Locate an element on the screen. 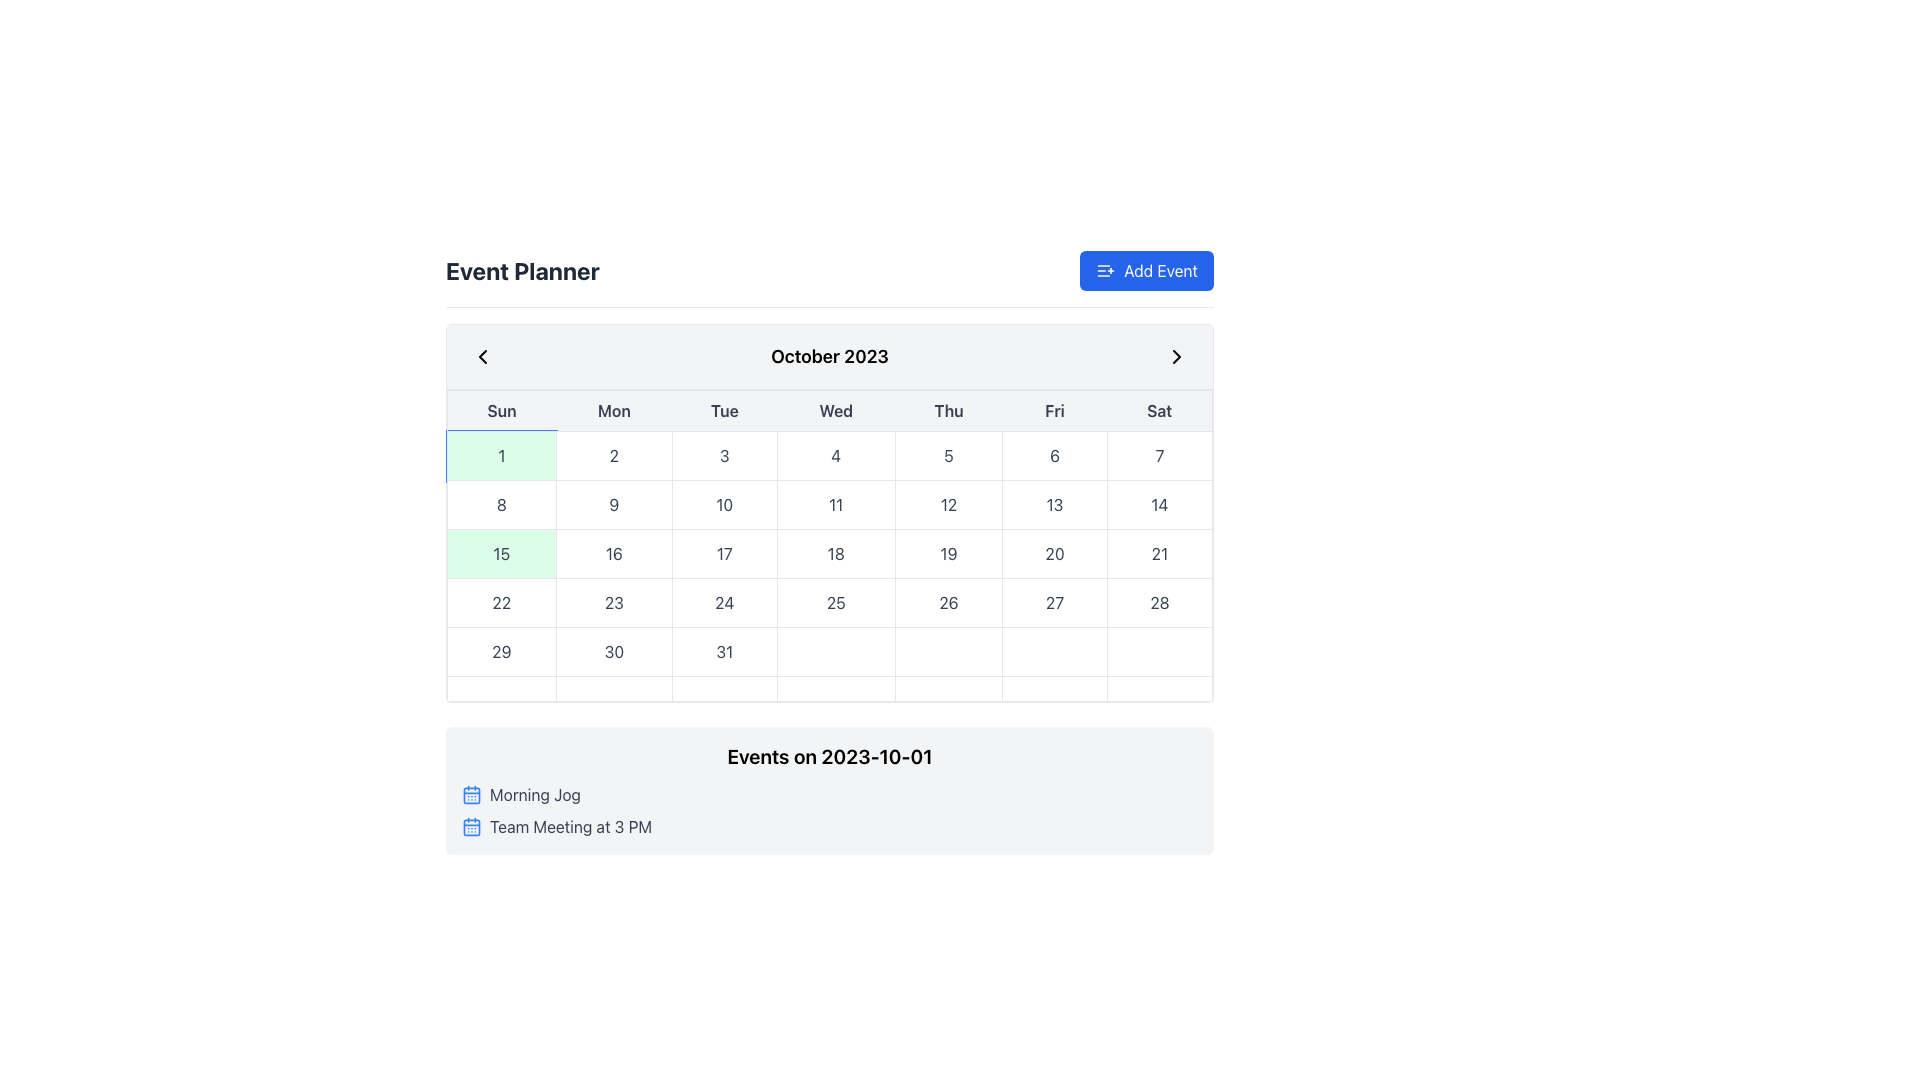 This screenshot has height=1080, width=1920. the calendar date entry displaying the number '20' is located at coordinates (1054, 554).